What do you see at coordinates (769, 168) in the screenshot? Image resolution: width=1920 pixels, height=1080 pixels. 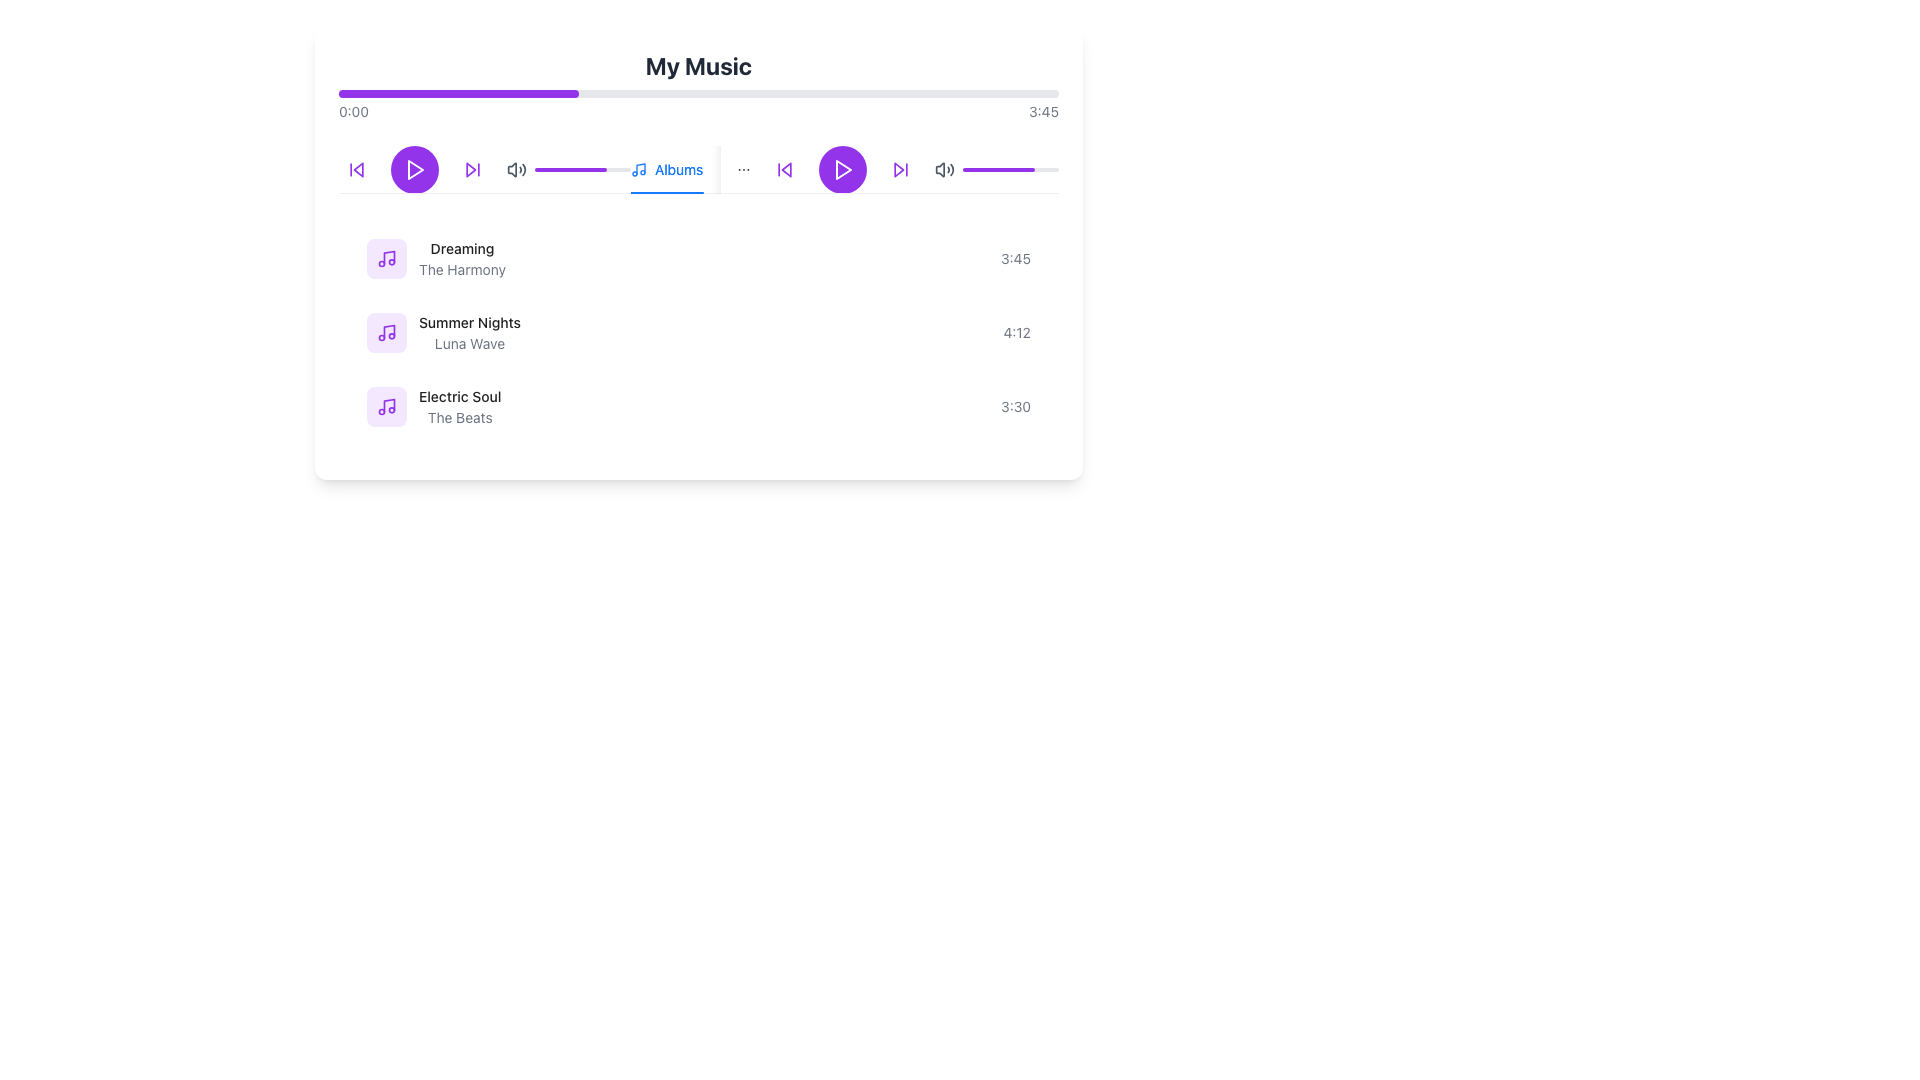 I see `the 'Albums' tab in the navigation bar` at bounding box center [769, 168].